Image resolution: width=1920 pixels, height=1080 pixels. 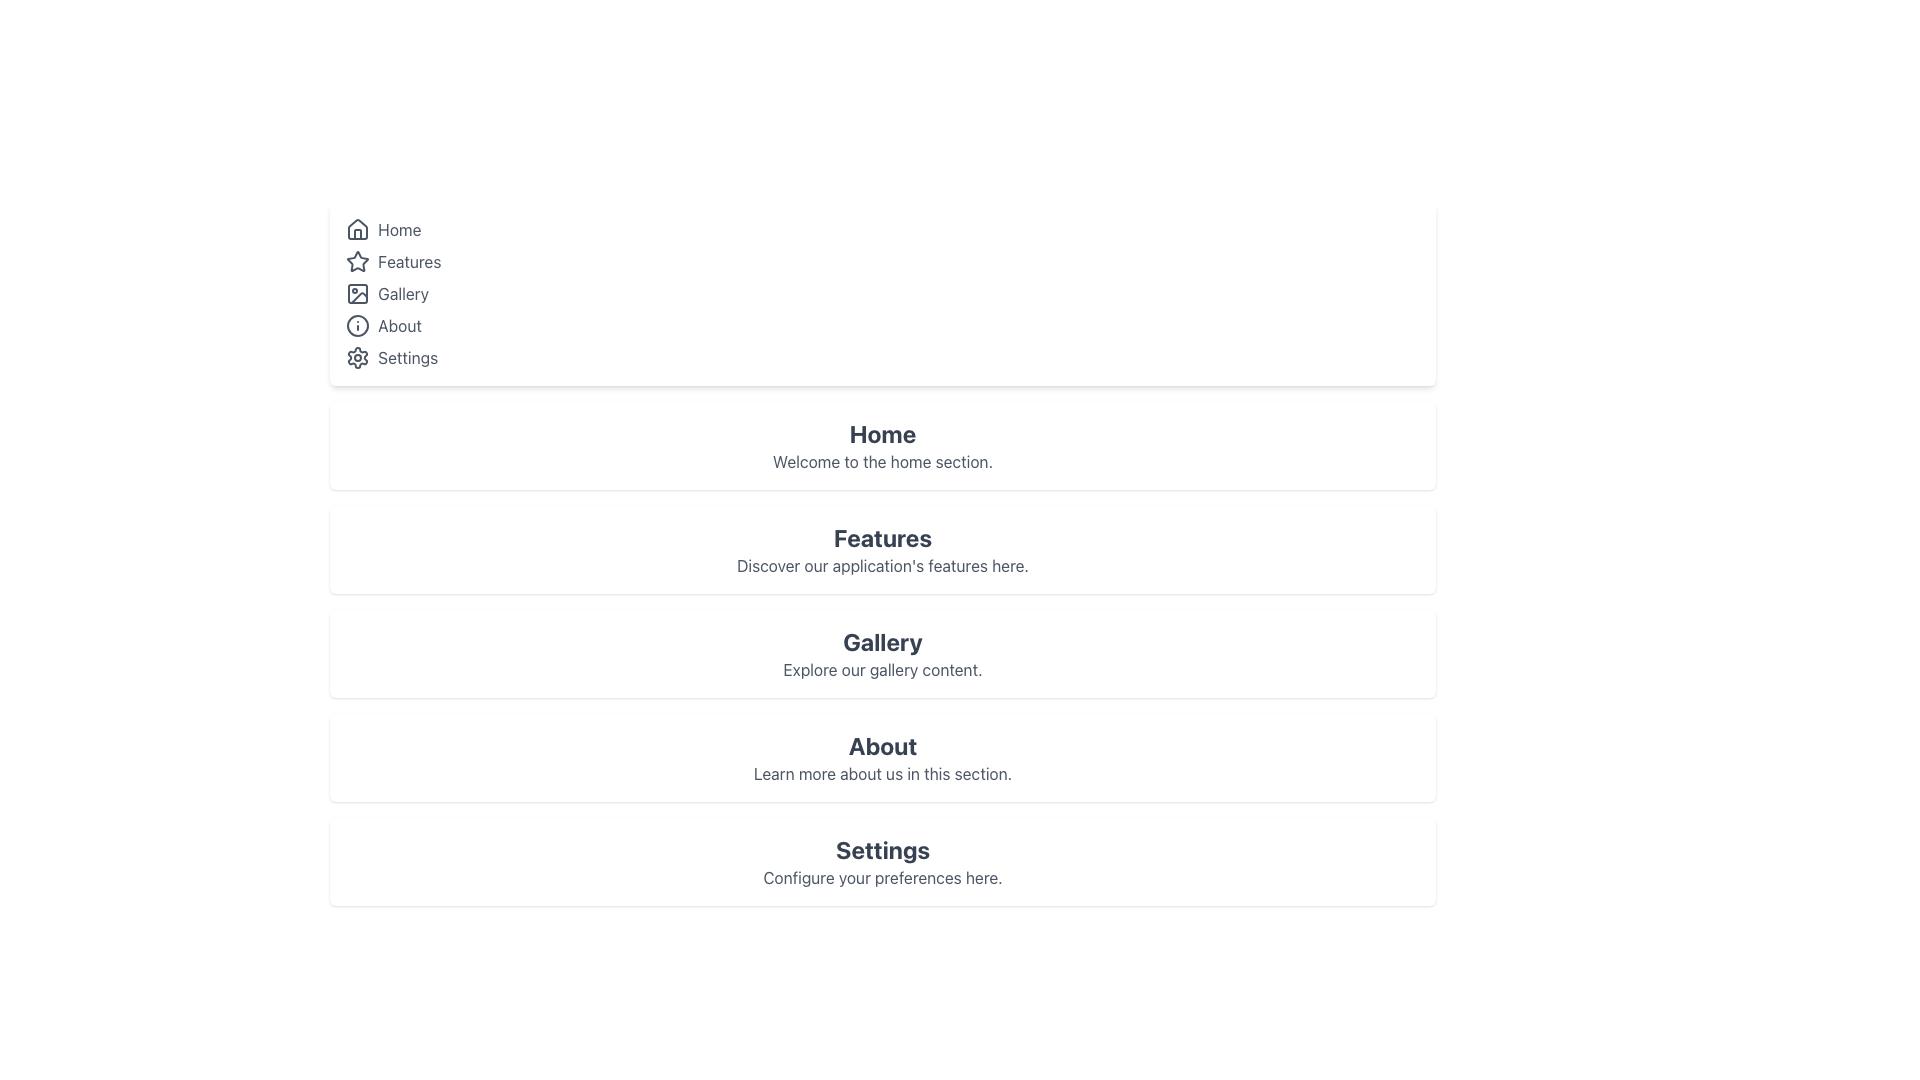 I want to click on the Text Block that serves as the section header and introduction for the 'Home' section, located directly under the vertical navigation menu, so click(x=882, y=445).